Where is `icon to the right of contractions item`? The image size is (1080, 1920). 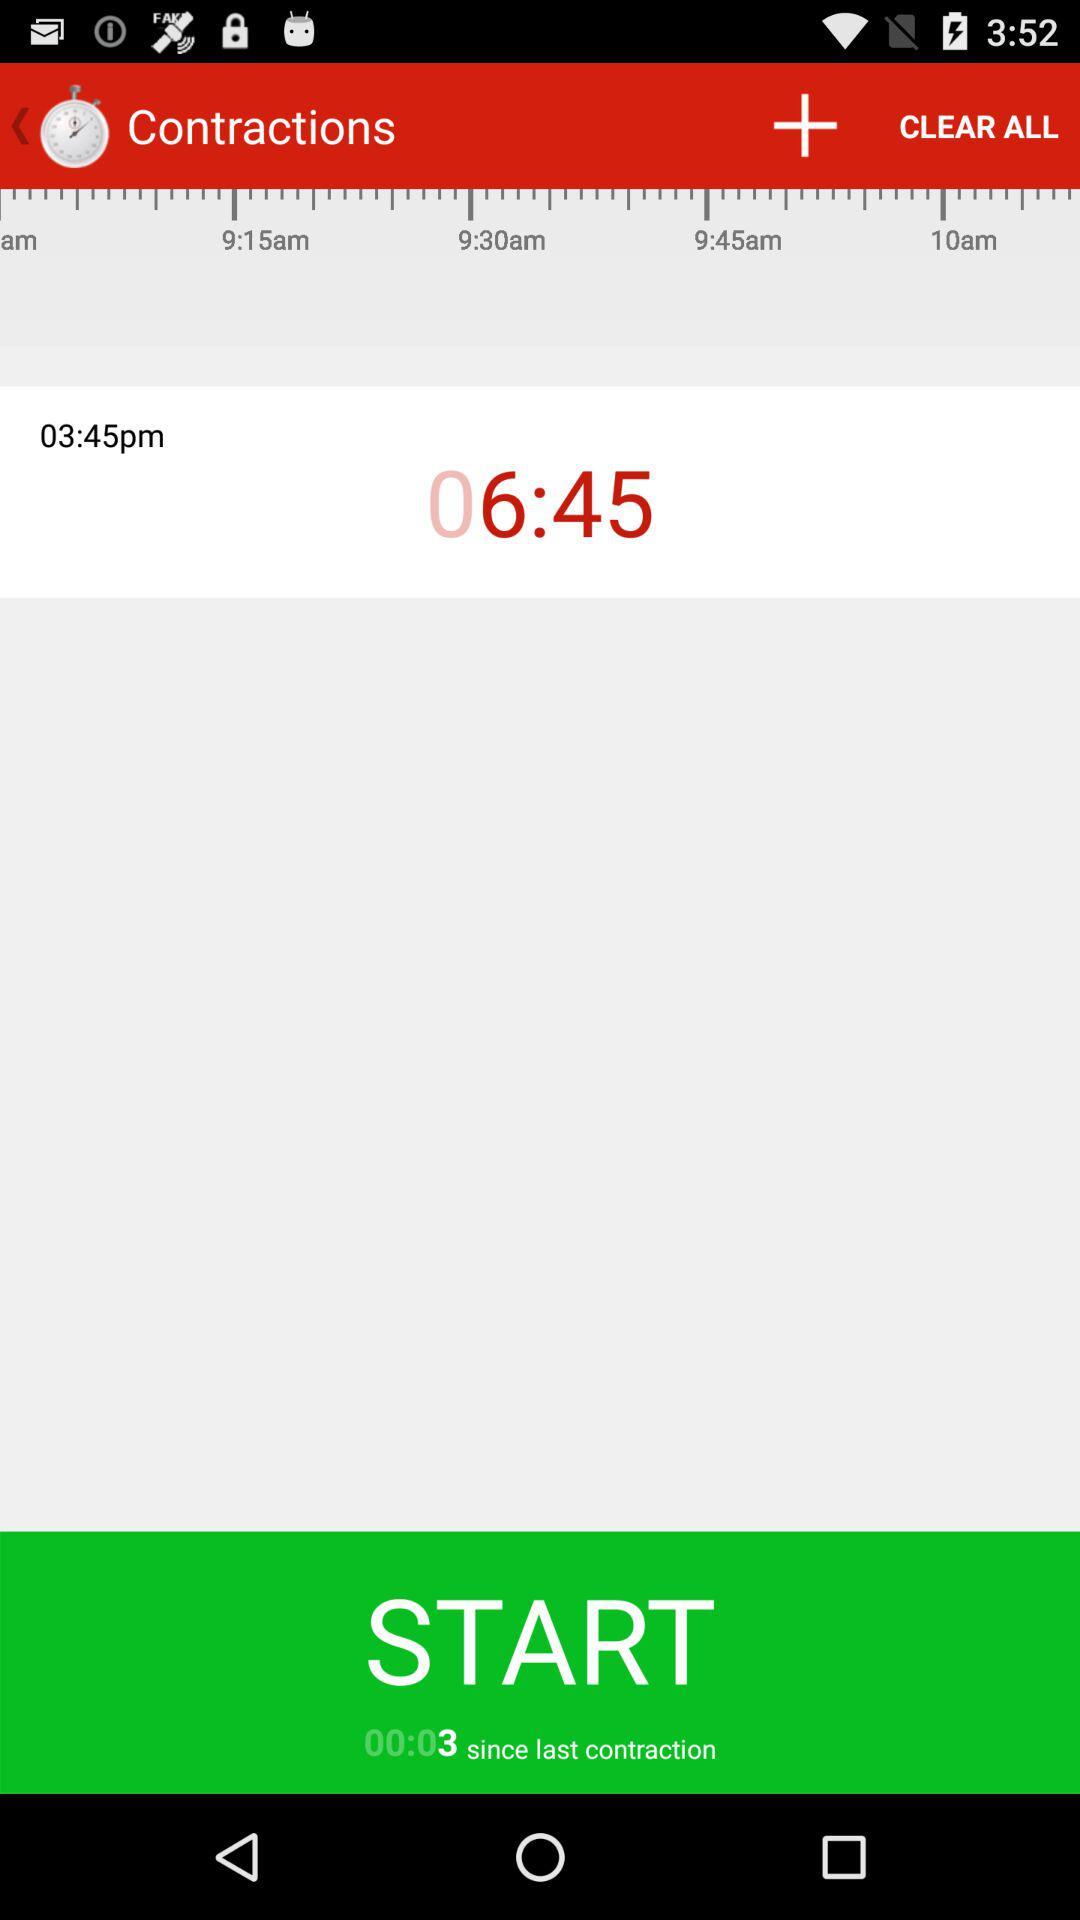
icon to the right of contractions item is located at coordinates (803, 124).